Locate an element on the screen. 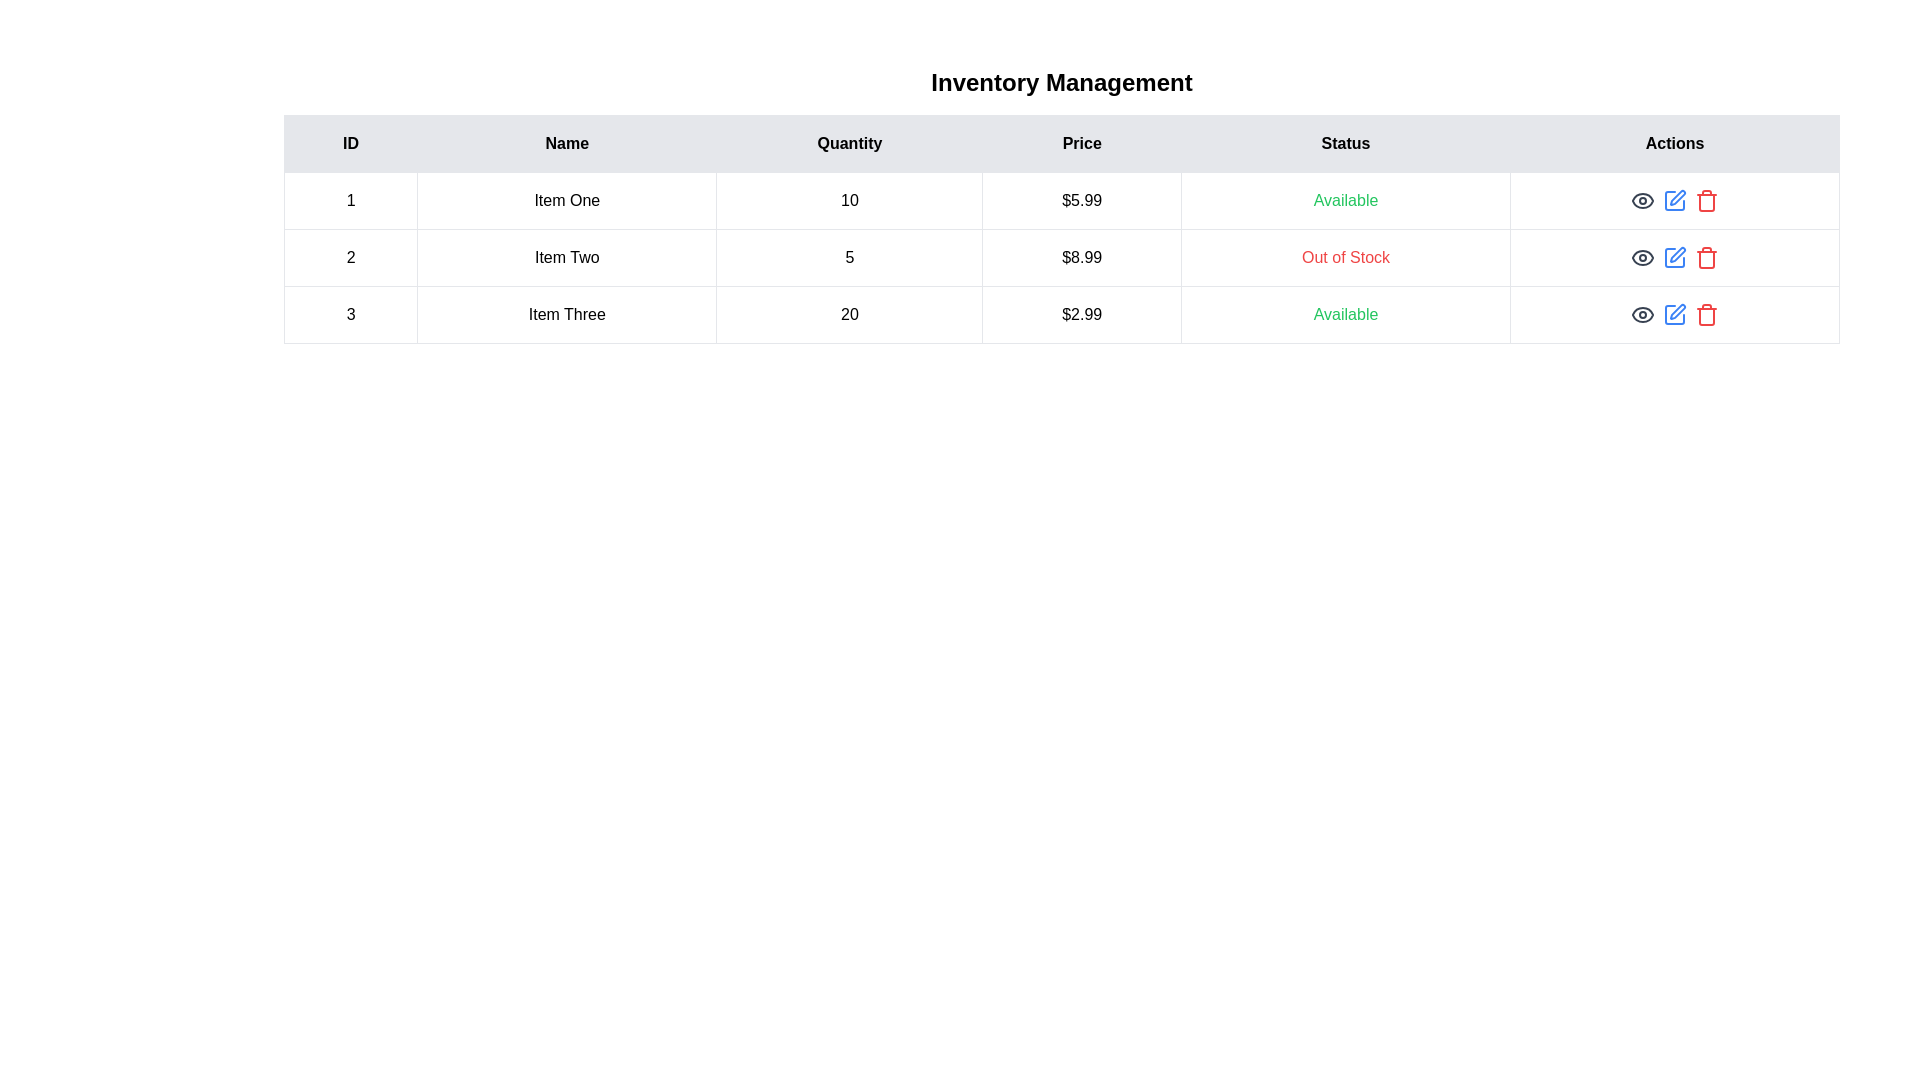  the column header labeled Status to sort the table by that column is located at coordinates (1345, 142).